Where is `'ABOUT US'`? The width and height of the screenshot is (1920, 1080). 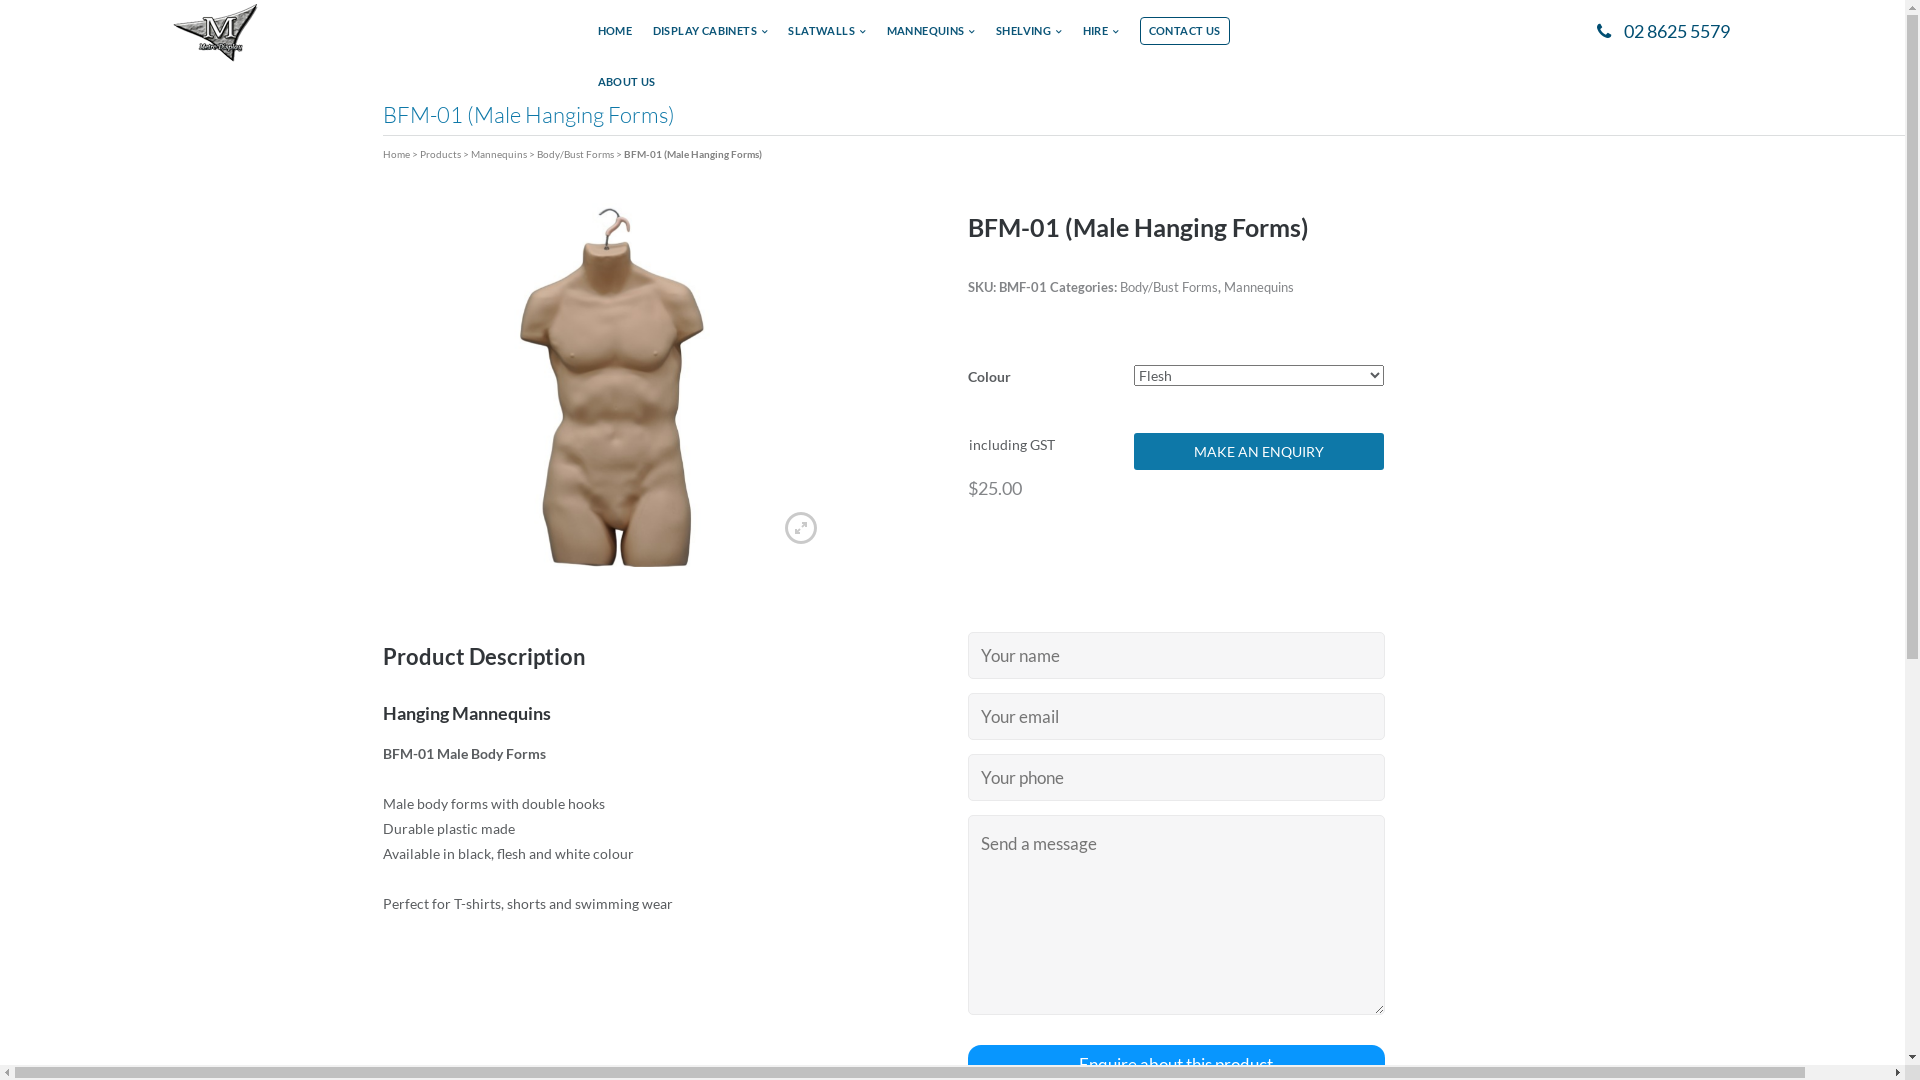 'ABOUT US' is located at coordinates (626, 87).